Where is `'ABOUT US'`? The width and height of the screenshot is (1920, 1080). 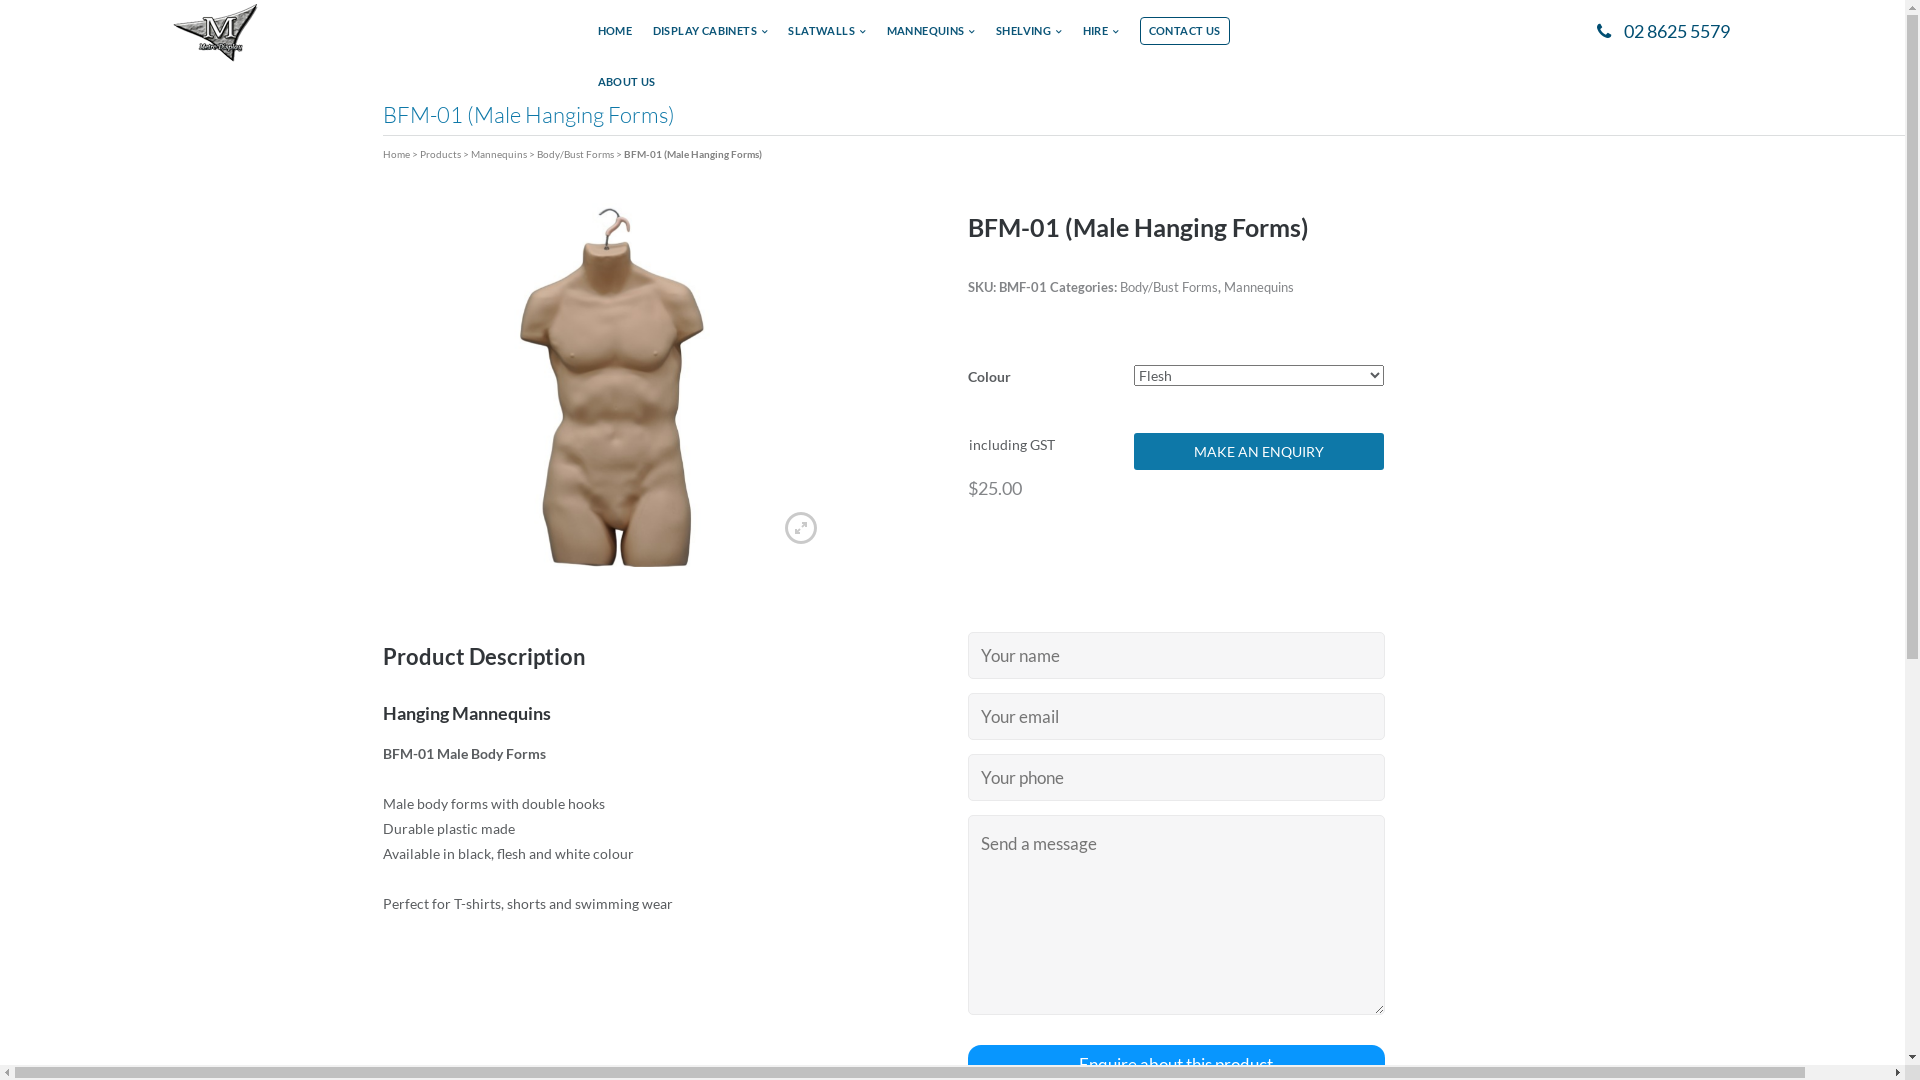 'ABOUT US' is located at coordinates (626, 87).